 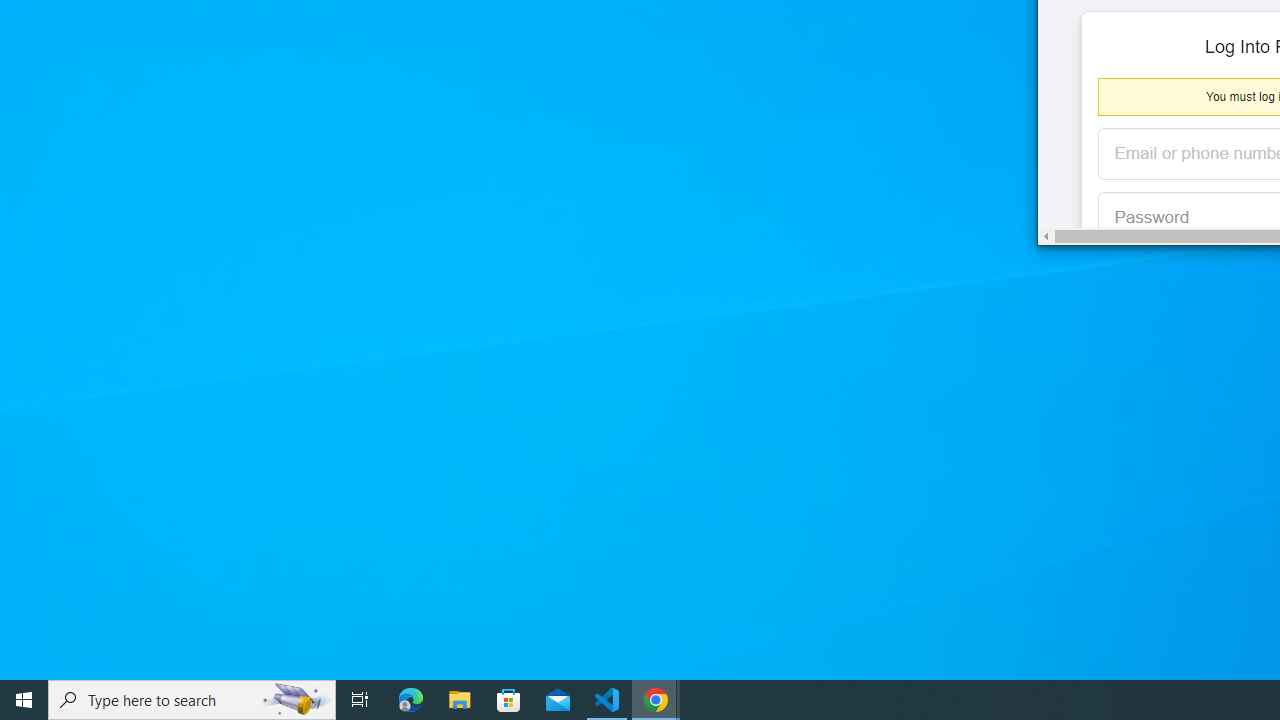 What do you see at coordinates (294, 698) in the screenshot?
I see `'Search highlights icon opens search home window'` at bounding box center [294, 698].